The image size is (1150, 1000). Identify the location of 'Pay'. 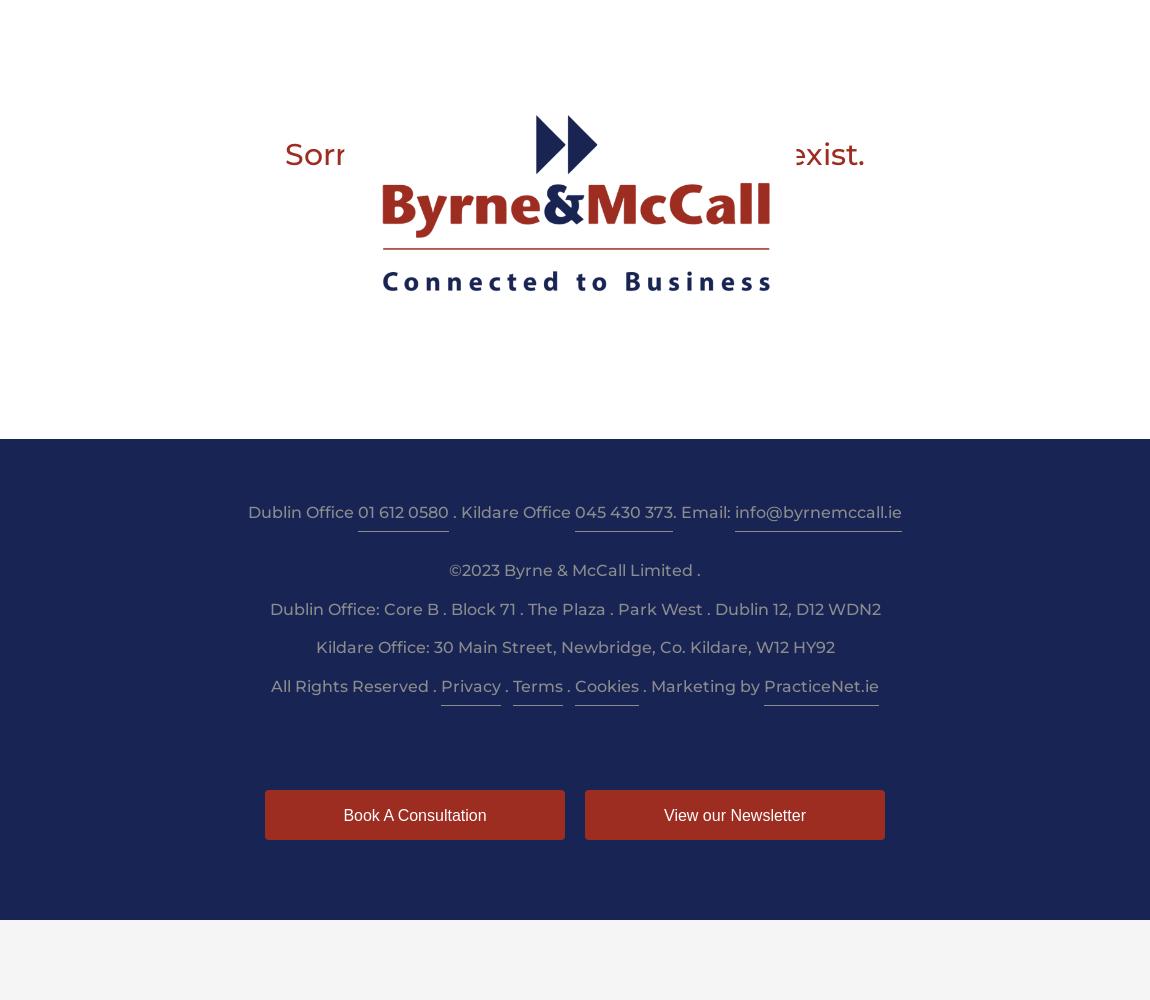
(898, 31).